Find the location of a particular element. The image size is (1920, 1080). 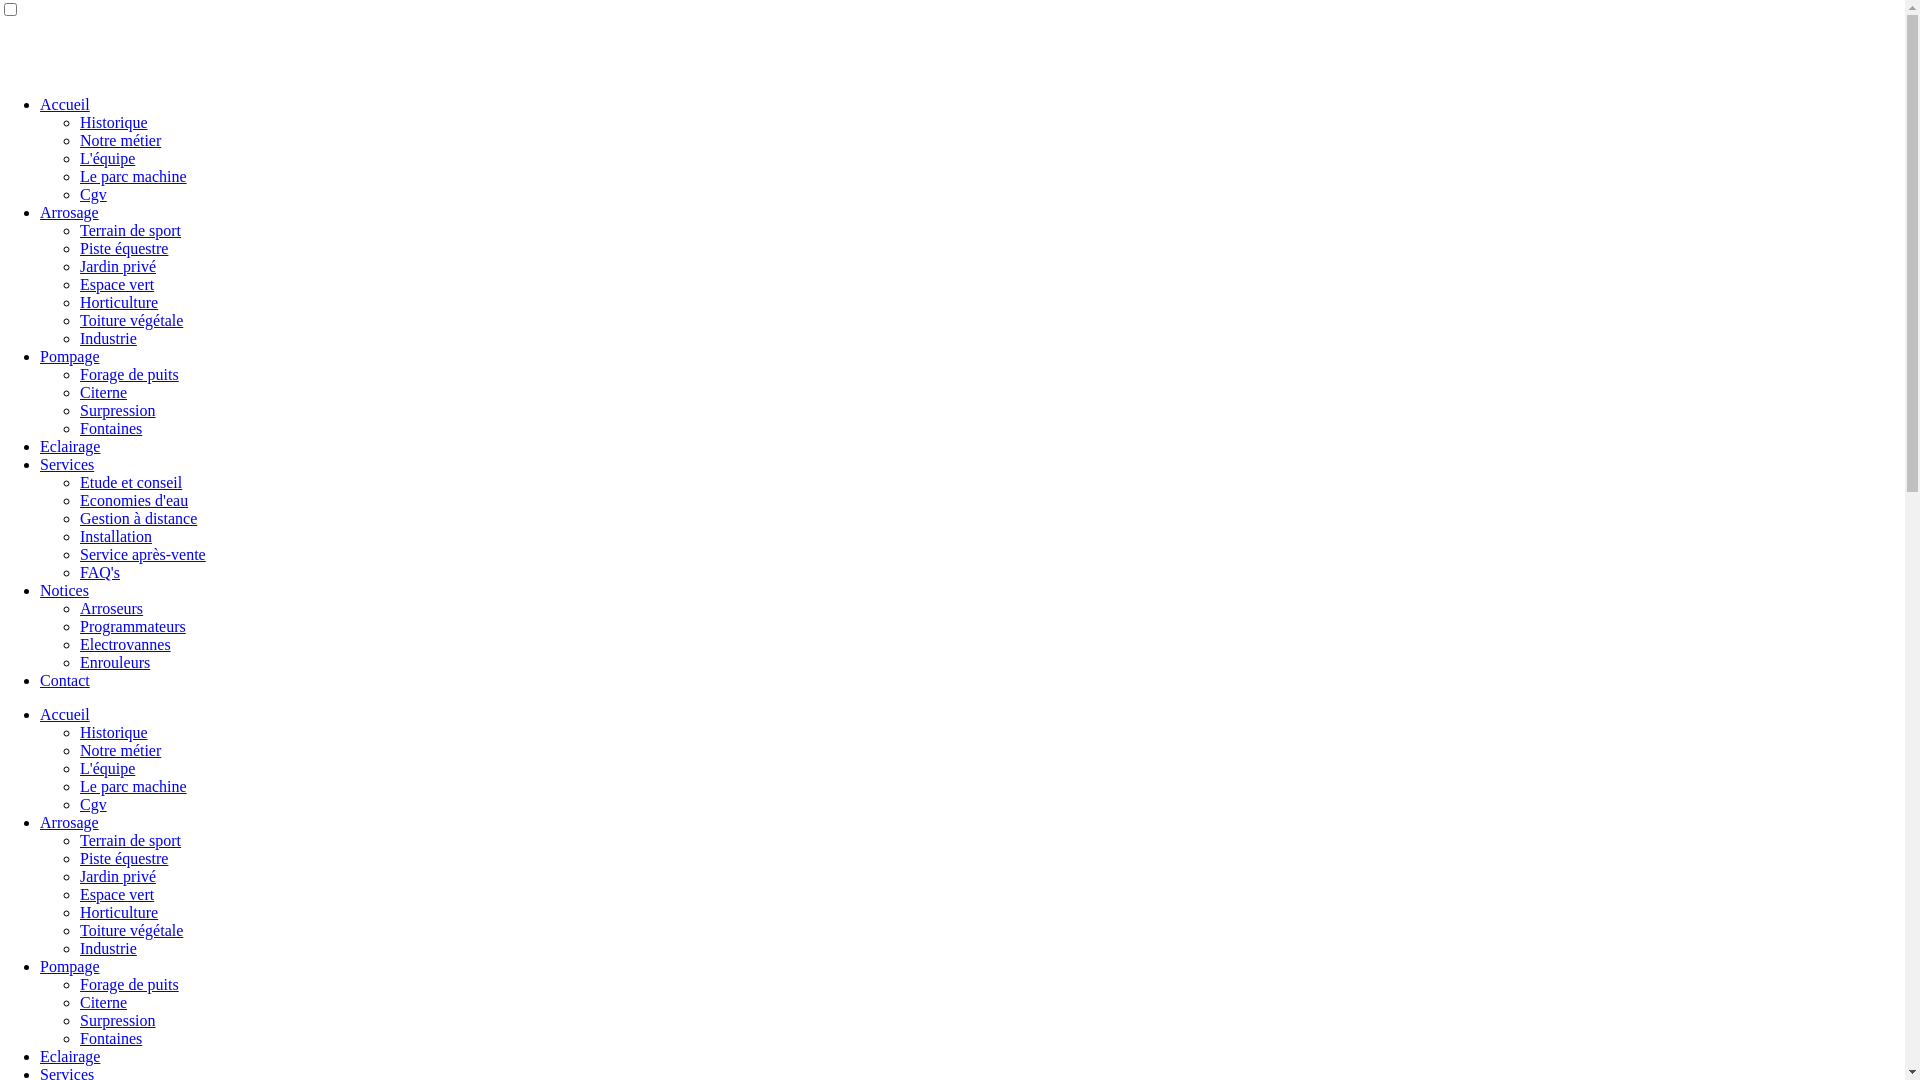

'Citerne' is located at coordinates (102, 1002).